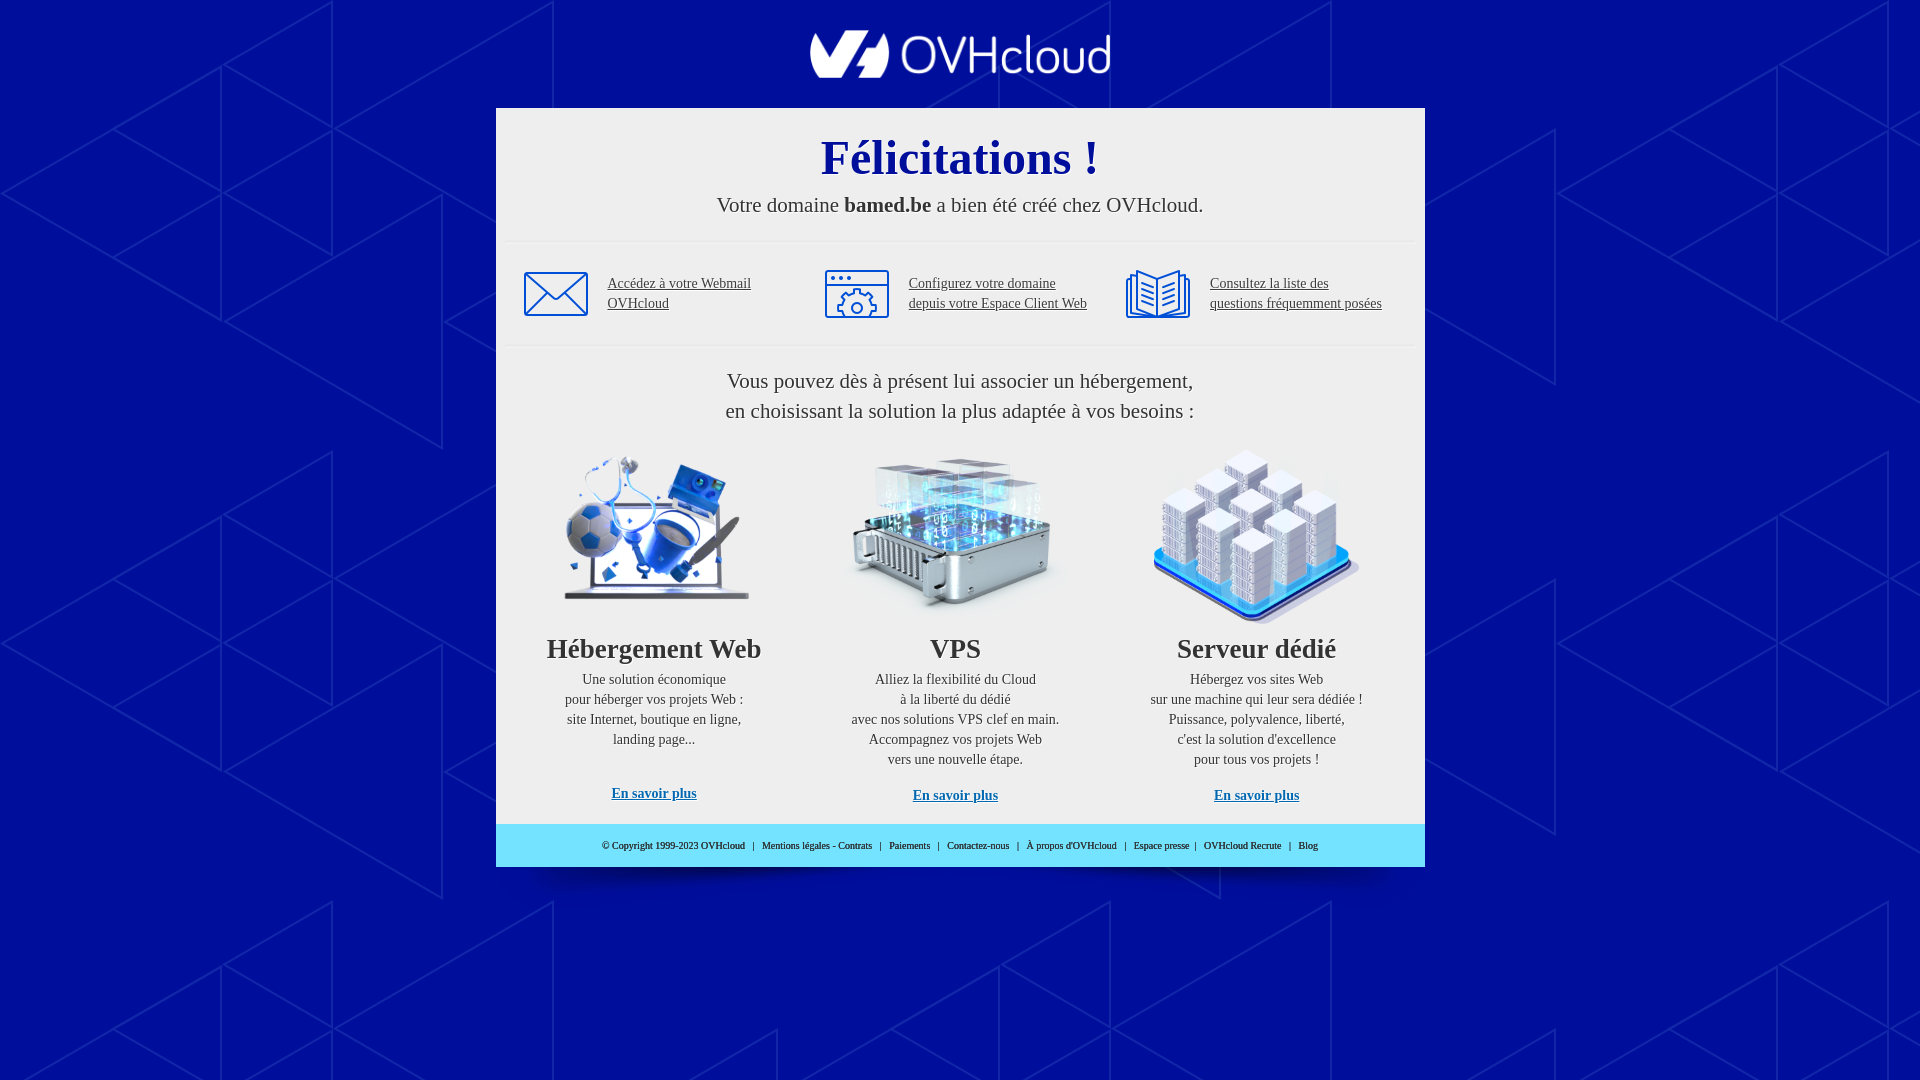 Image resolution: width=1920 pixels, height=1080 pixels. Describe the element at coordinates (960, 71) in the screenshot. I see `'OVHcloud'` at that location.